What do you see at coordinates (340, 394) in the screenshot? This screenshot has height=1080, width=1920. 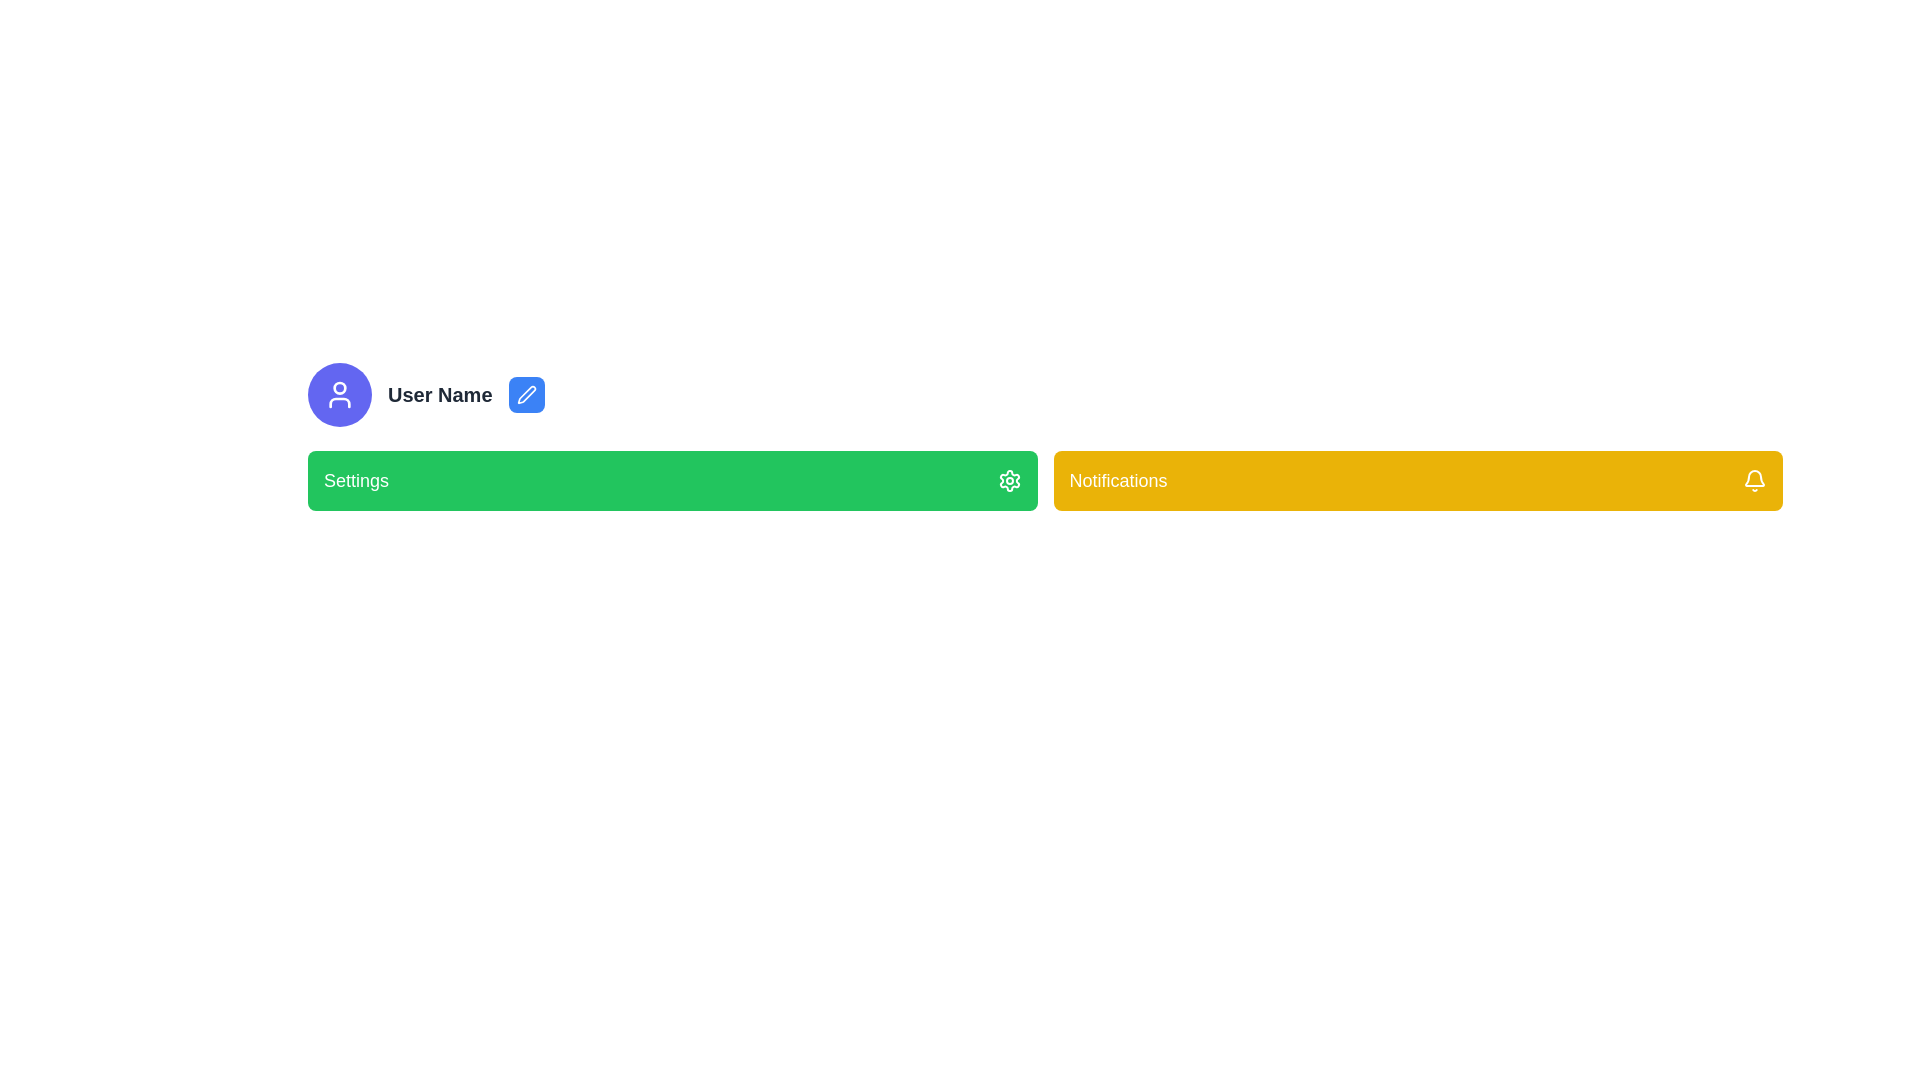 I see `the user icon, which is a circular element with a purple background and a white line drawing of a person, located to the left of the 'User Name' text` at bounding box center [340, 394].